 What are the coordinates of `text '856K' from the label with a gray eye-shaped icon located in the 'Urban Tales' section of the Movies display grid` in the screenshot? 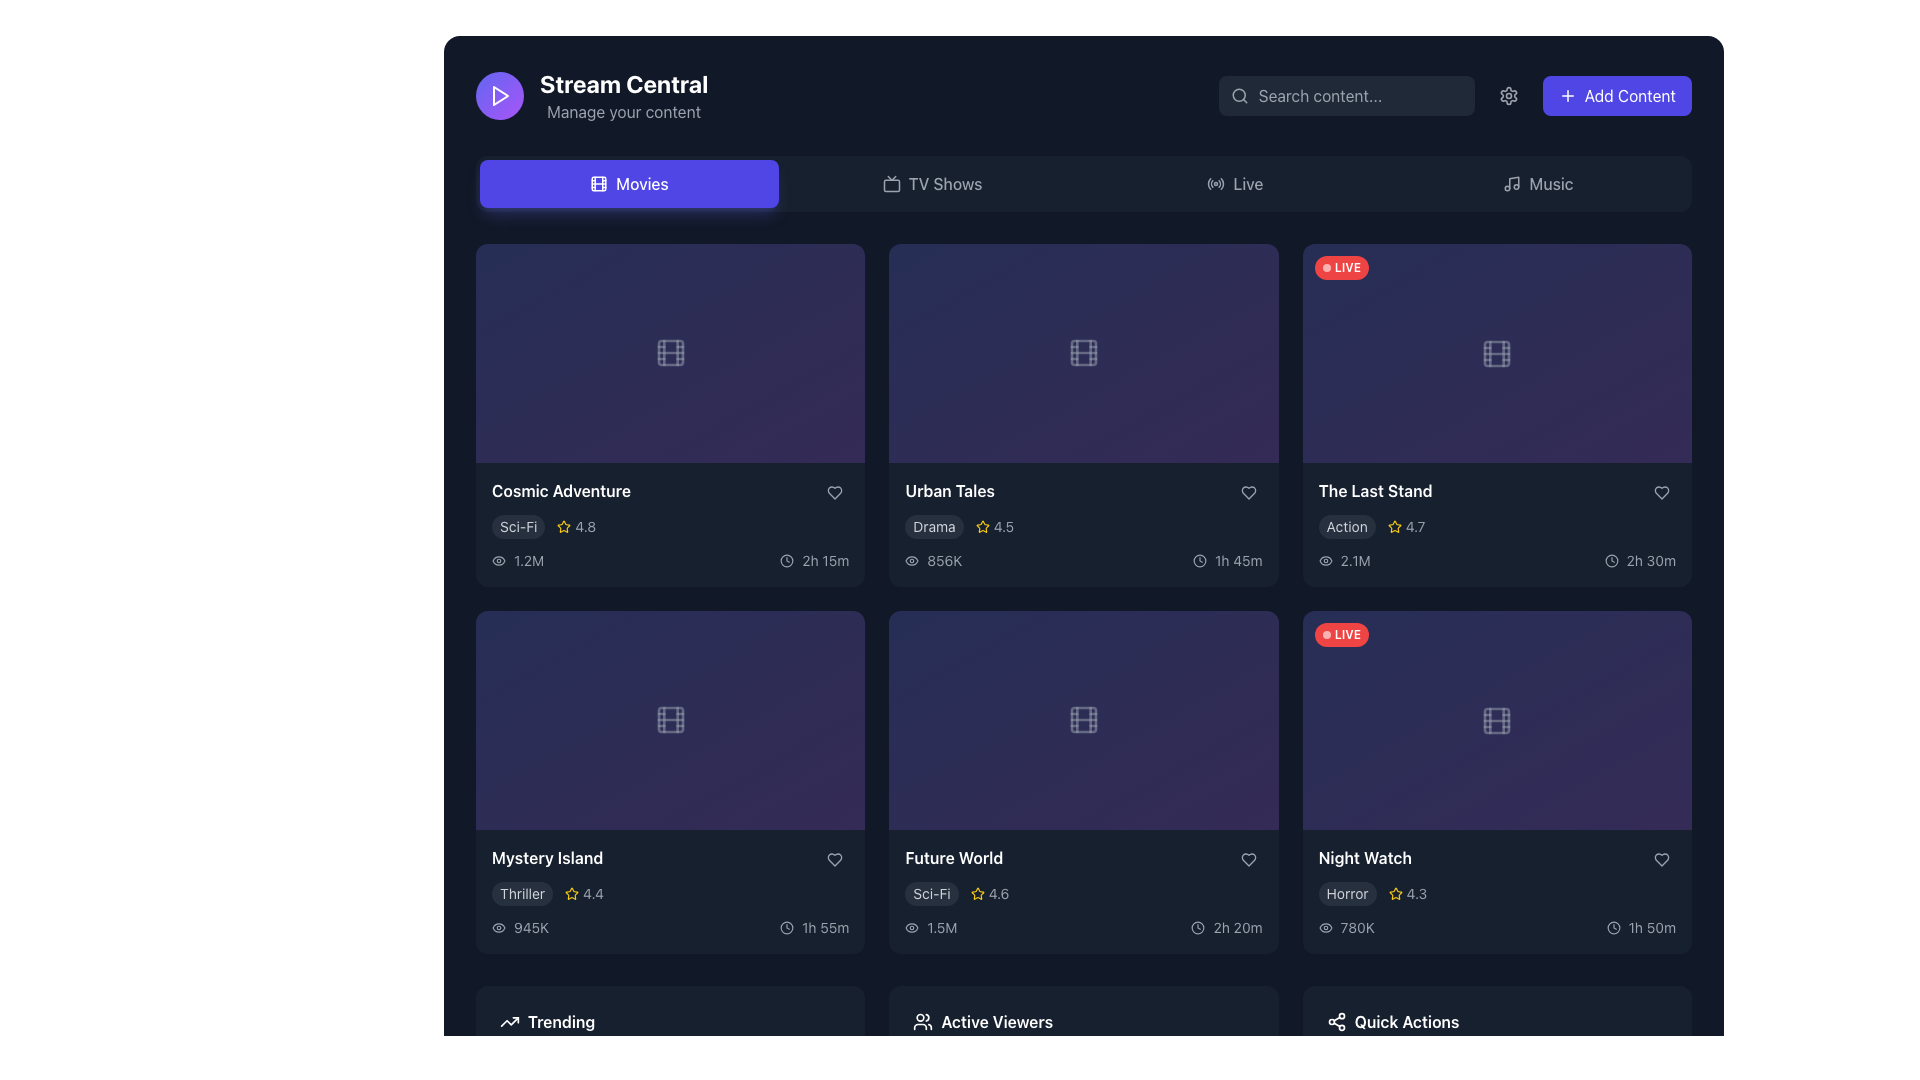 It's located at (932, 560).